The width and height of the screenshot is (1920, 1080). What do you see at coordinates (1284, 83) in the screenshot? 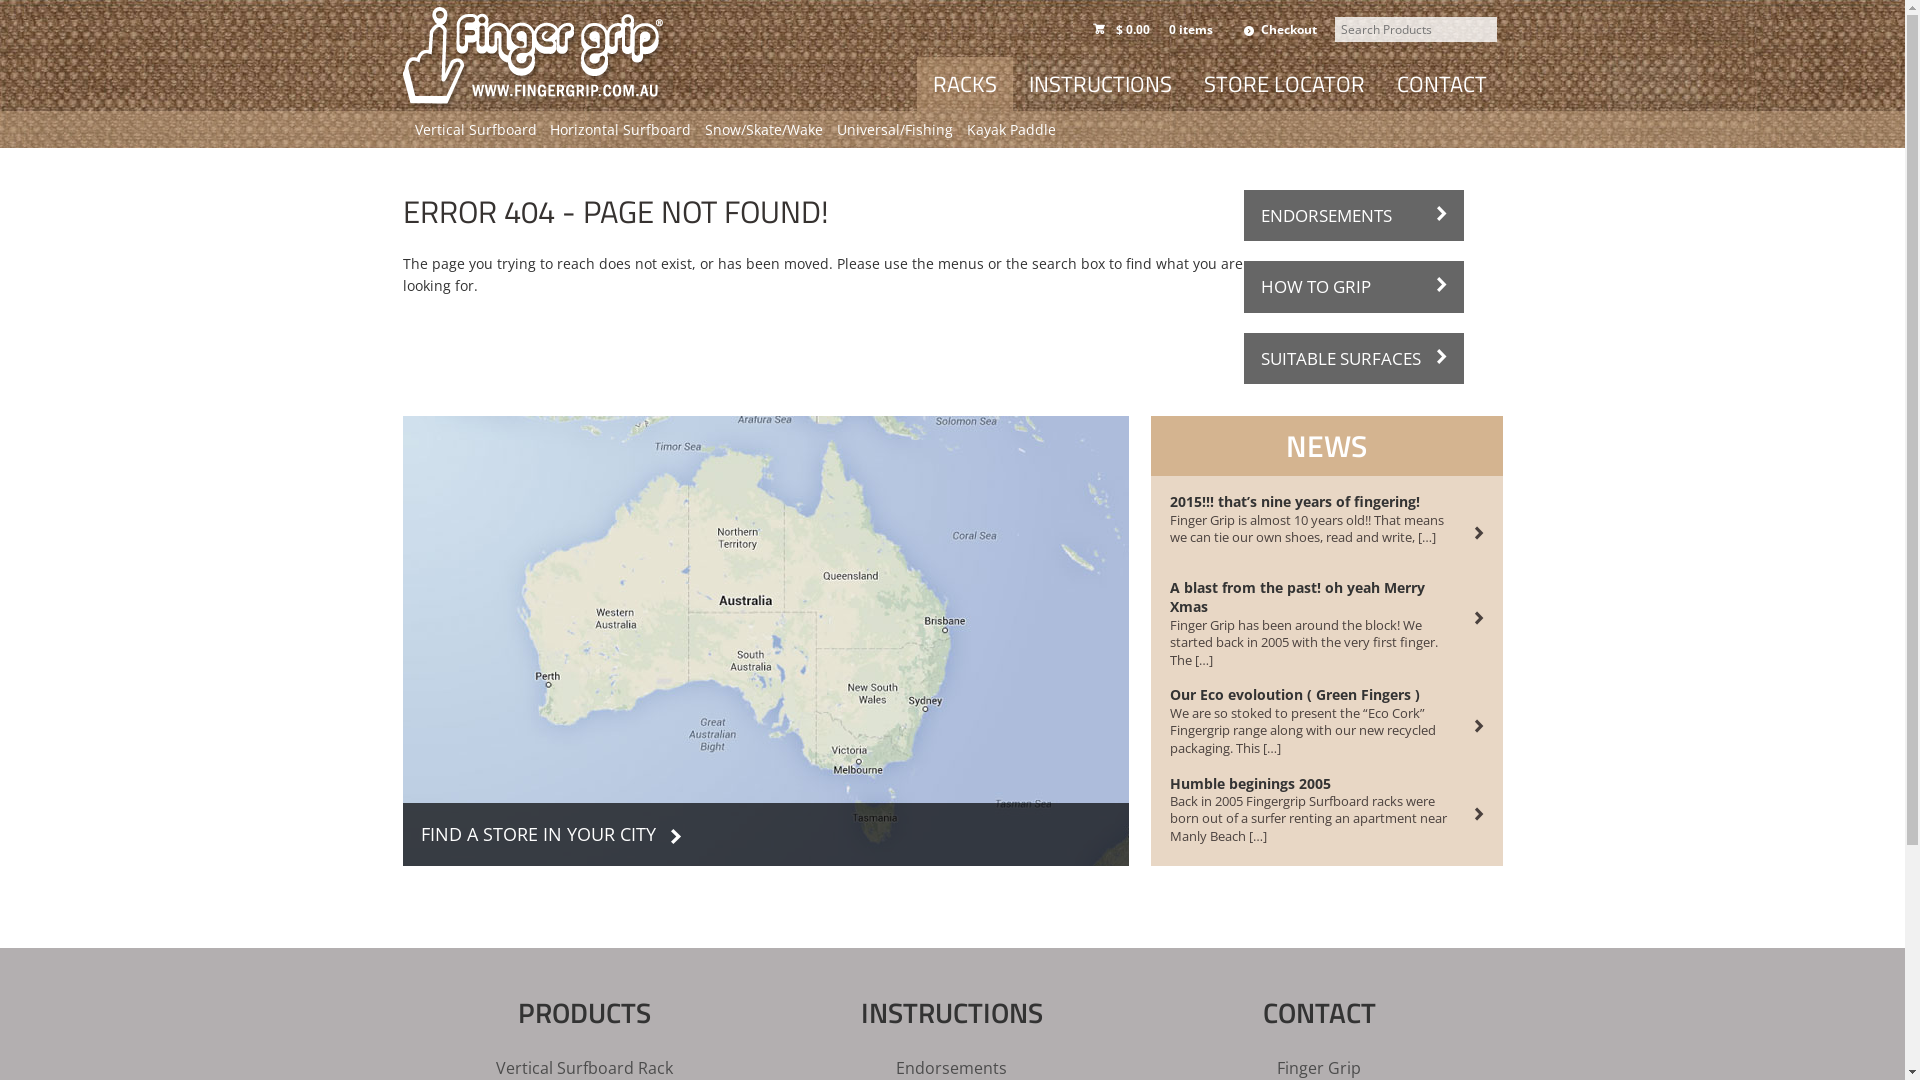
I see `'STORE LOCATOR'` at bounding box center [1284, 83].